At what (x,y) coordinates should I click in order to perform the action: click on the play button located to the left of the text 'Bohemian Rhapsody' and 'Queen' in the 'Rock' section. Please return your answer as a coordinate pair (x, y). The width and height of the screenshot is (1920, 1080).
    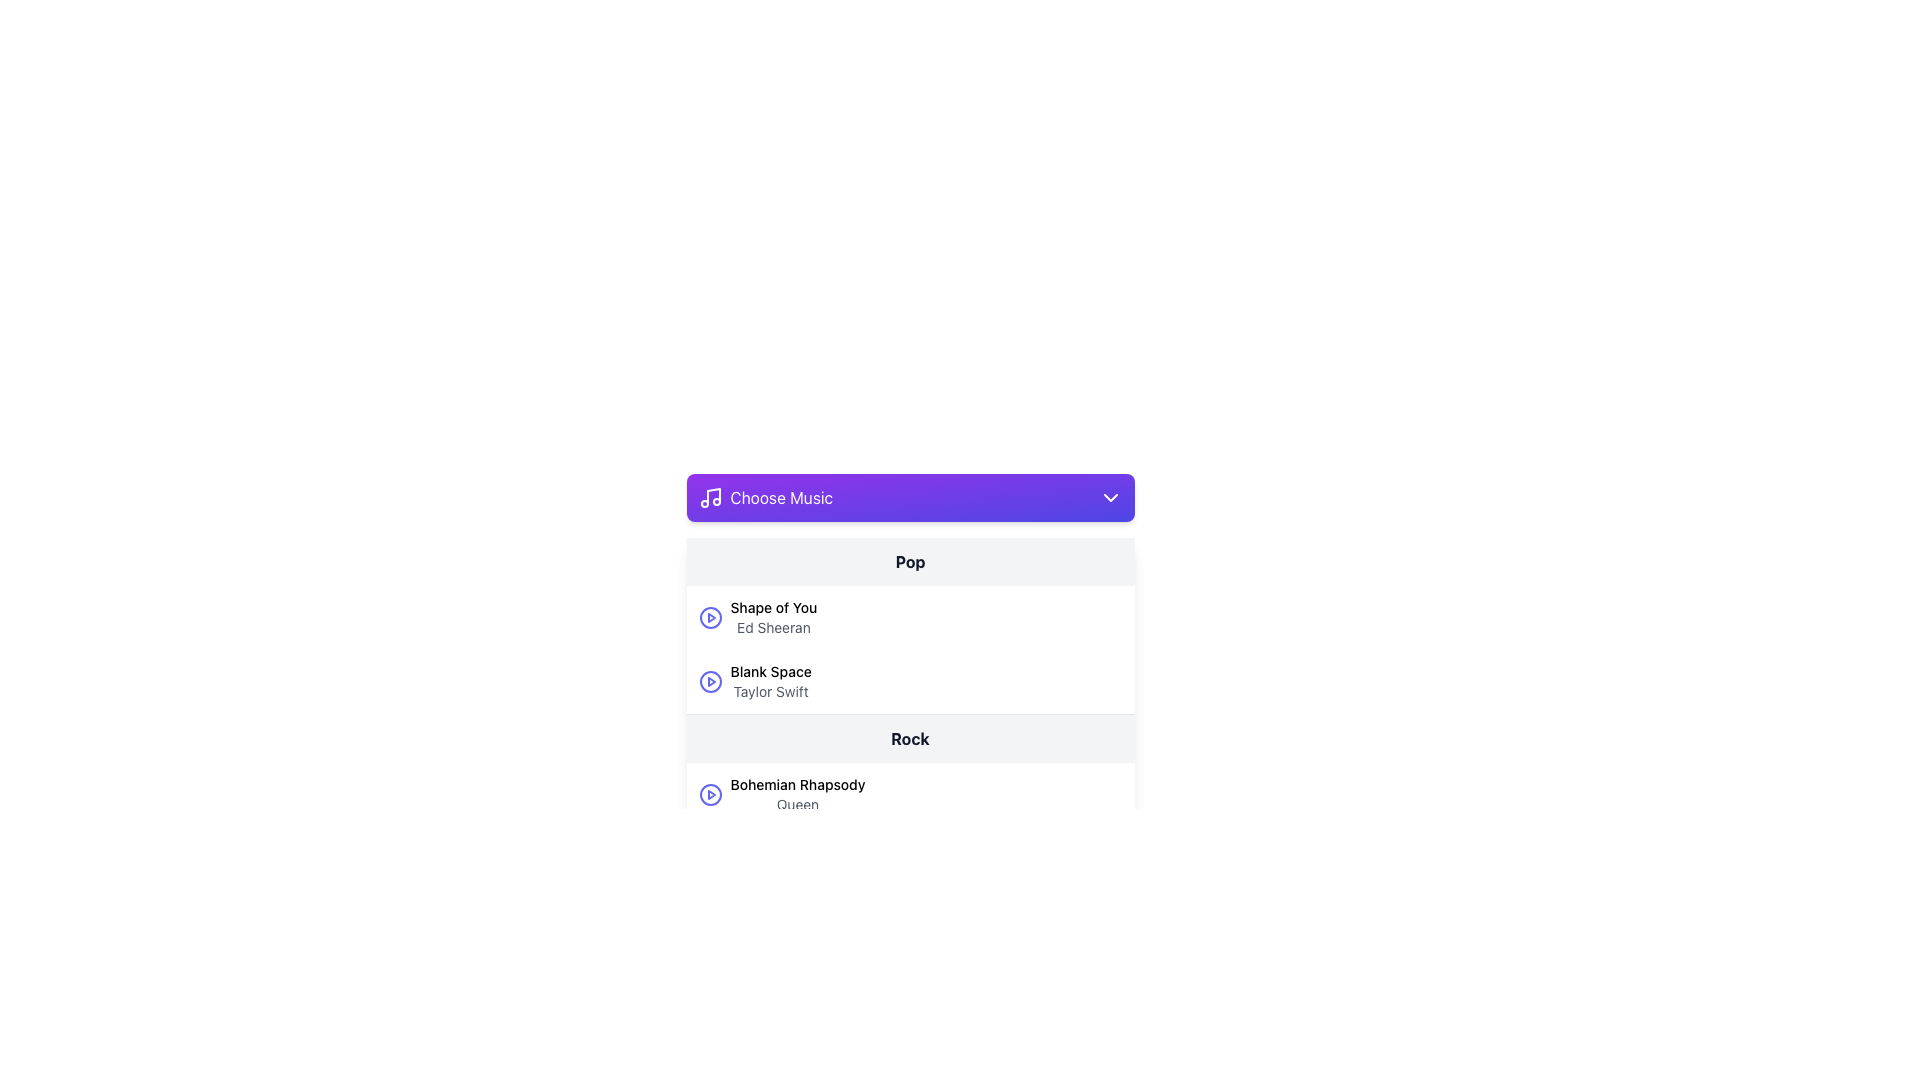
    Looking at the image, I should click on (710, 793).